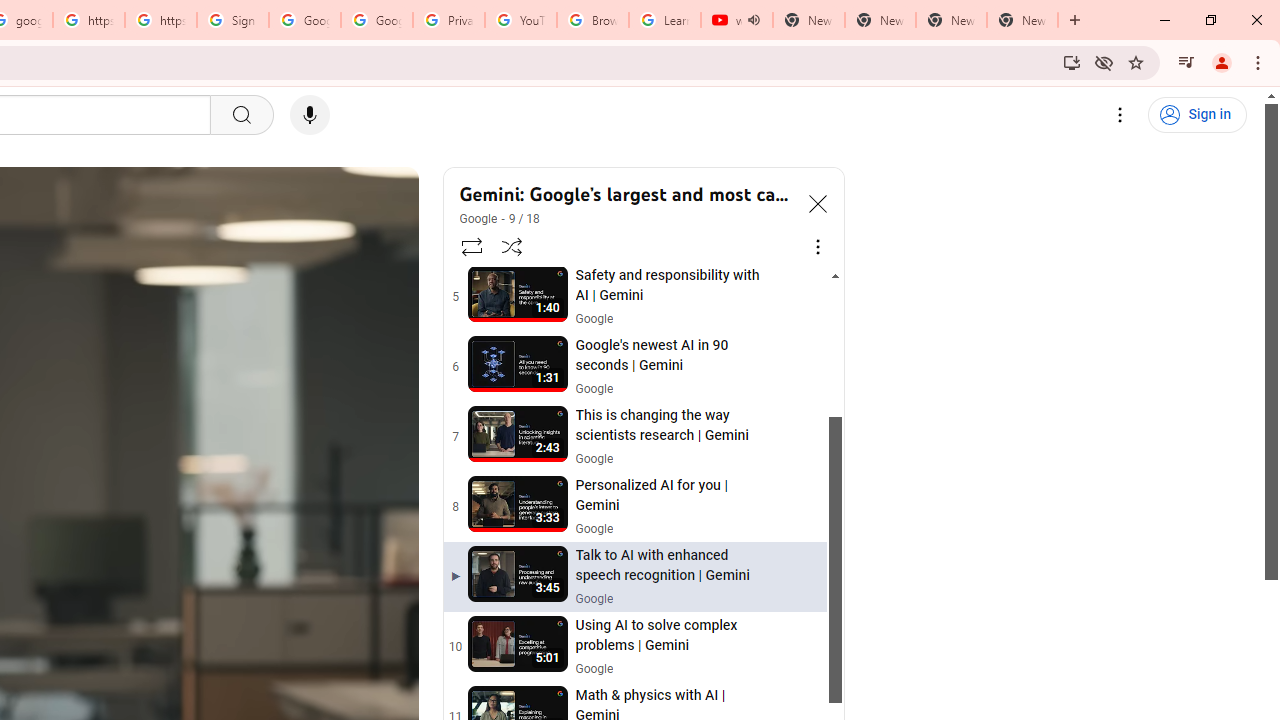 Image resolution: width=1280 pixels, height=720 pixels. I want to click on 'Loop playlist', so click(470, 245).